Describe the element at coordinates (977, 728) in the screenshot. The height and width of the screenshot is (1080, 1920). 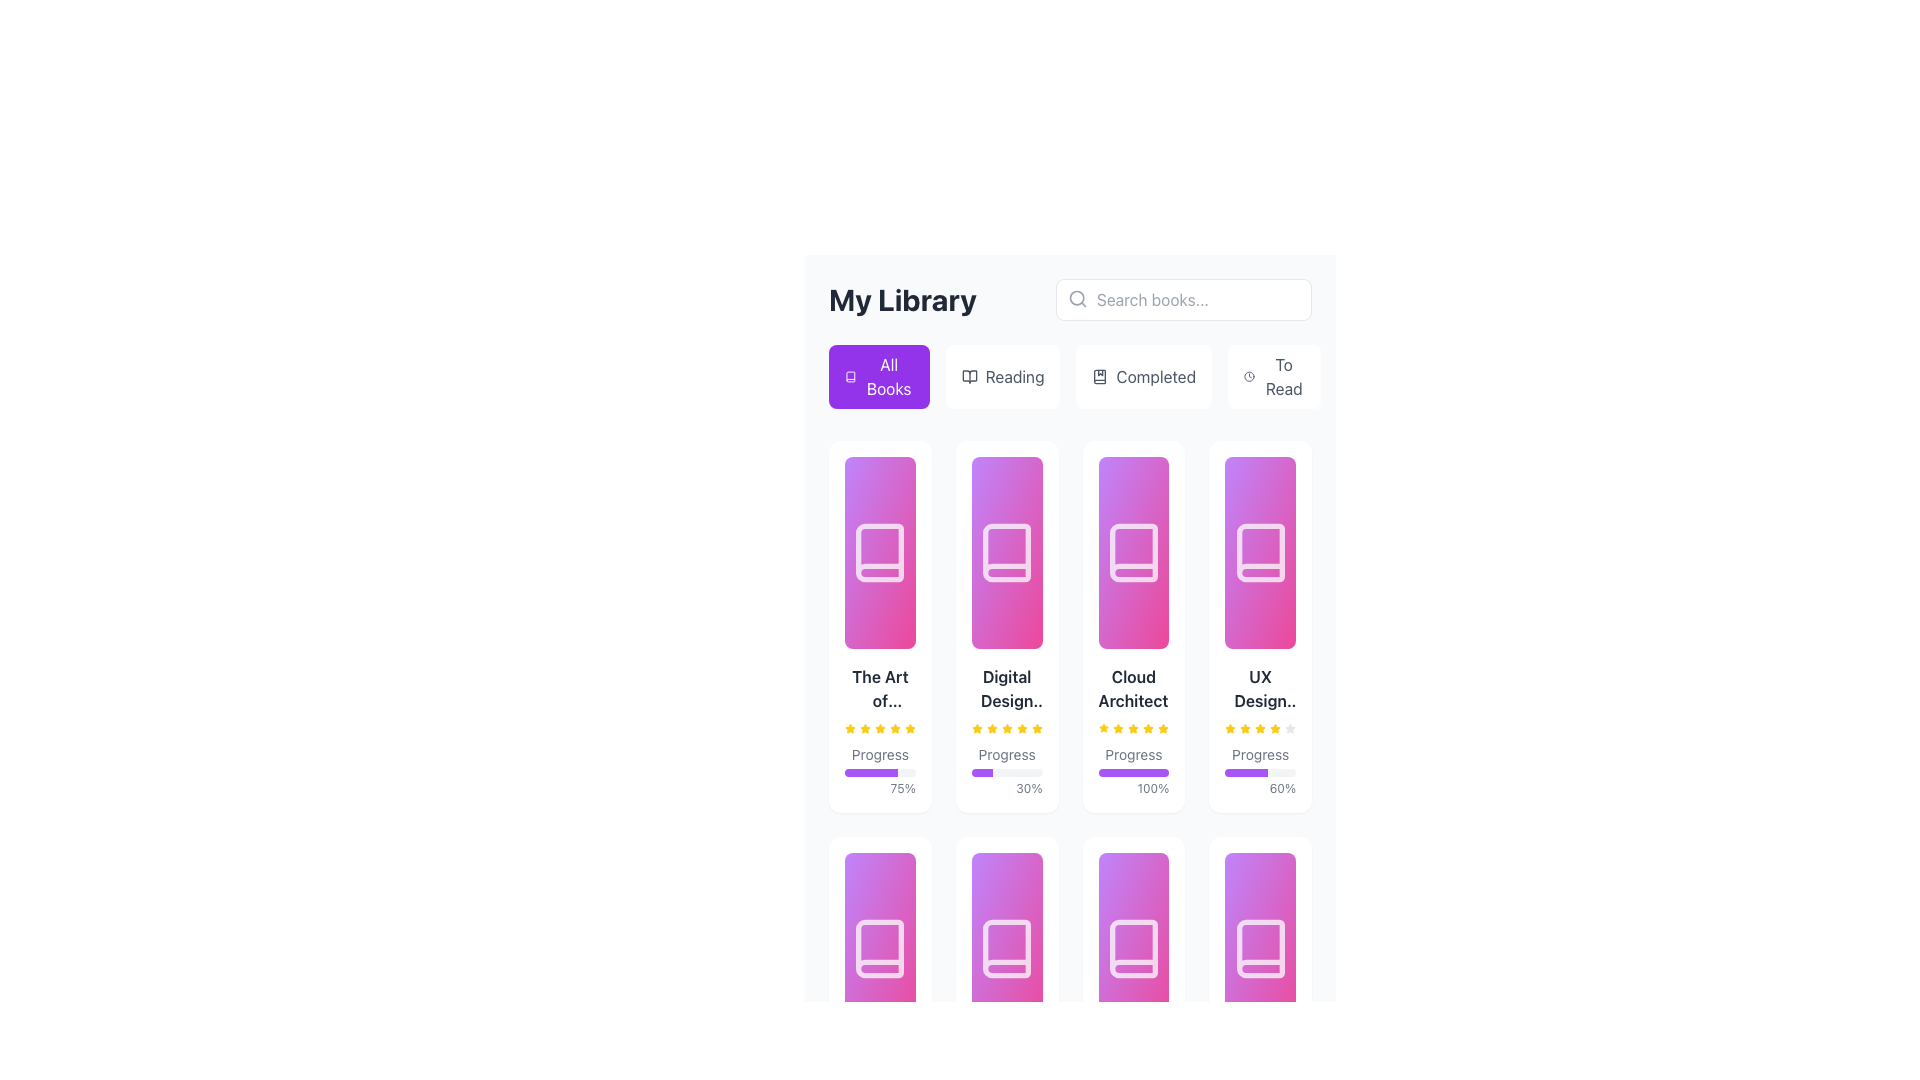
I see `the fourth star icon in the rating system below the book card titled 'Digital Design'` at that location.